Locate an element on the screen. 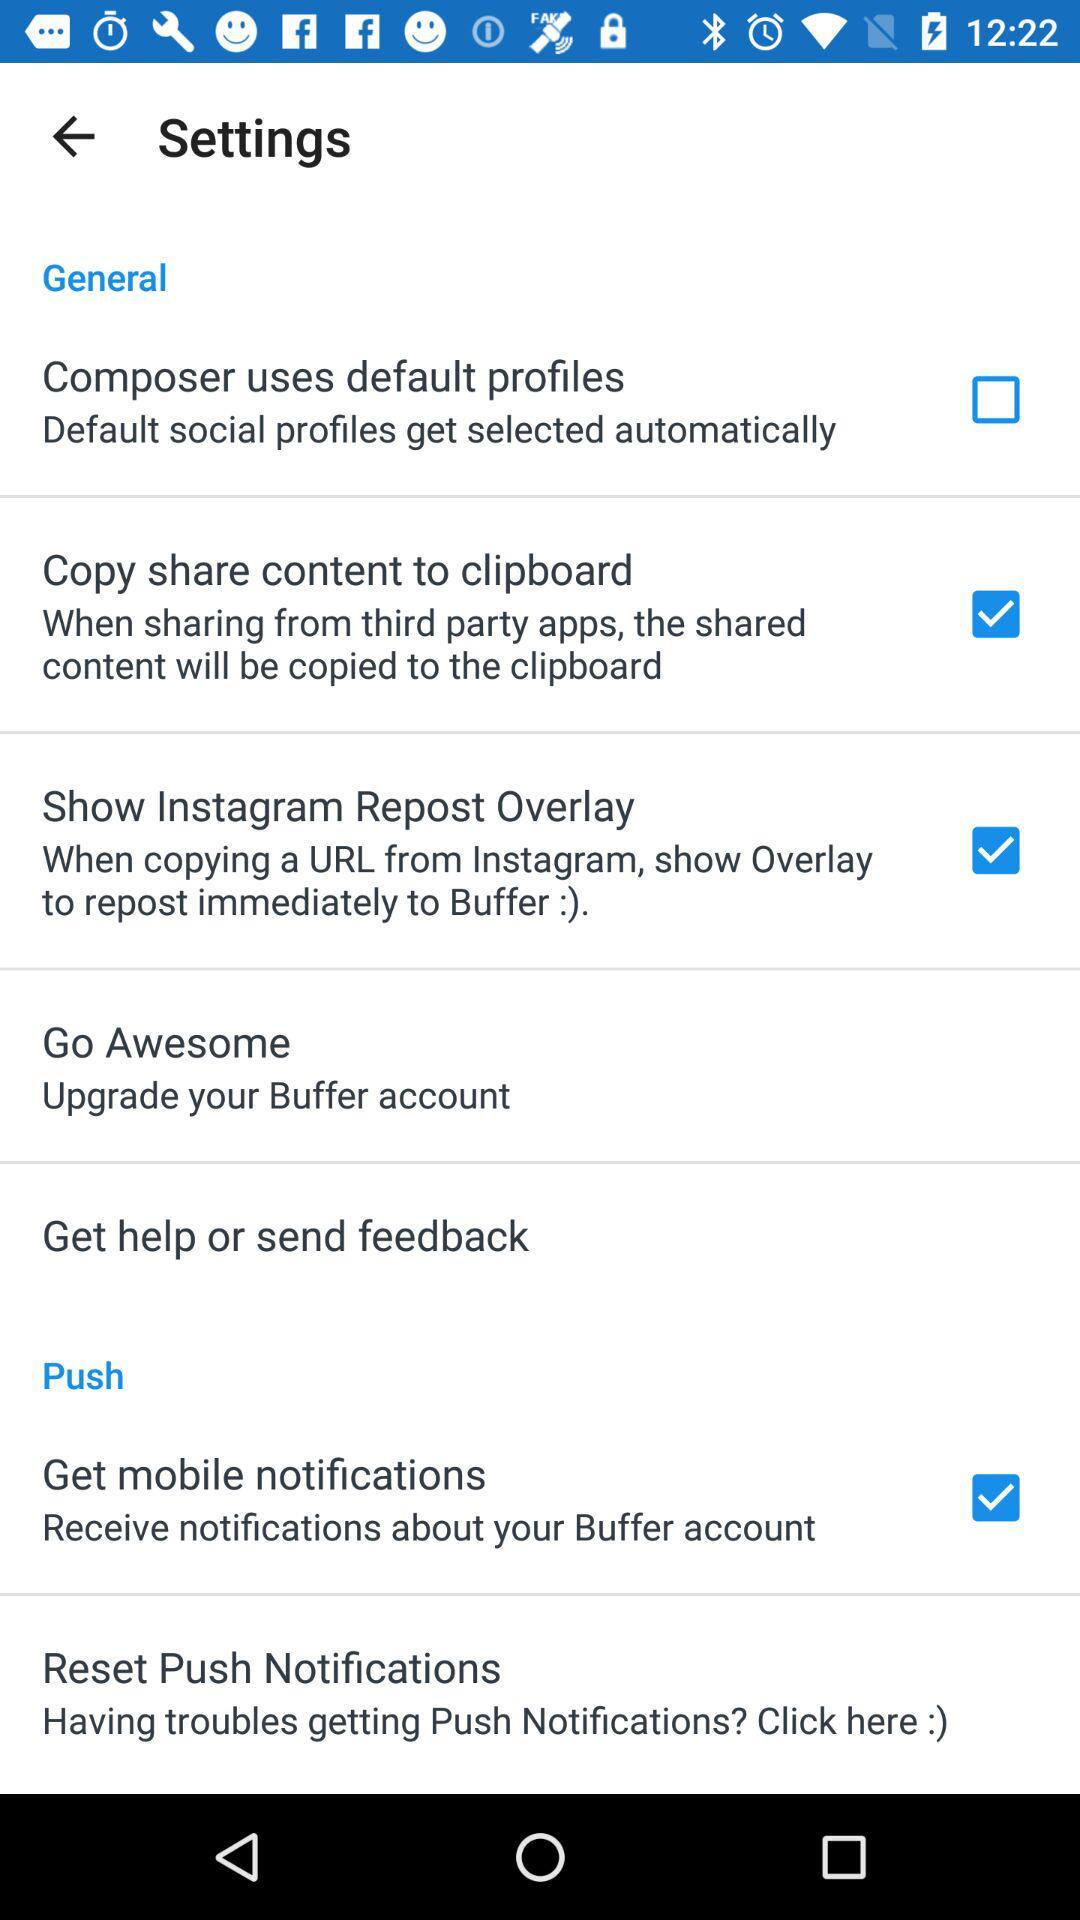 The height and width of the screenshot is (1920, 1080). the icon below when copying a app is located at coordinates (165, 1040).